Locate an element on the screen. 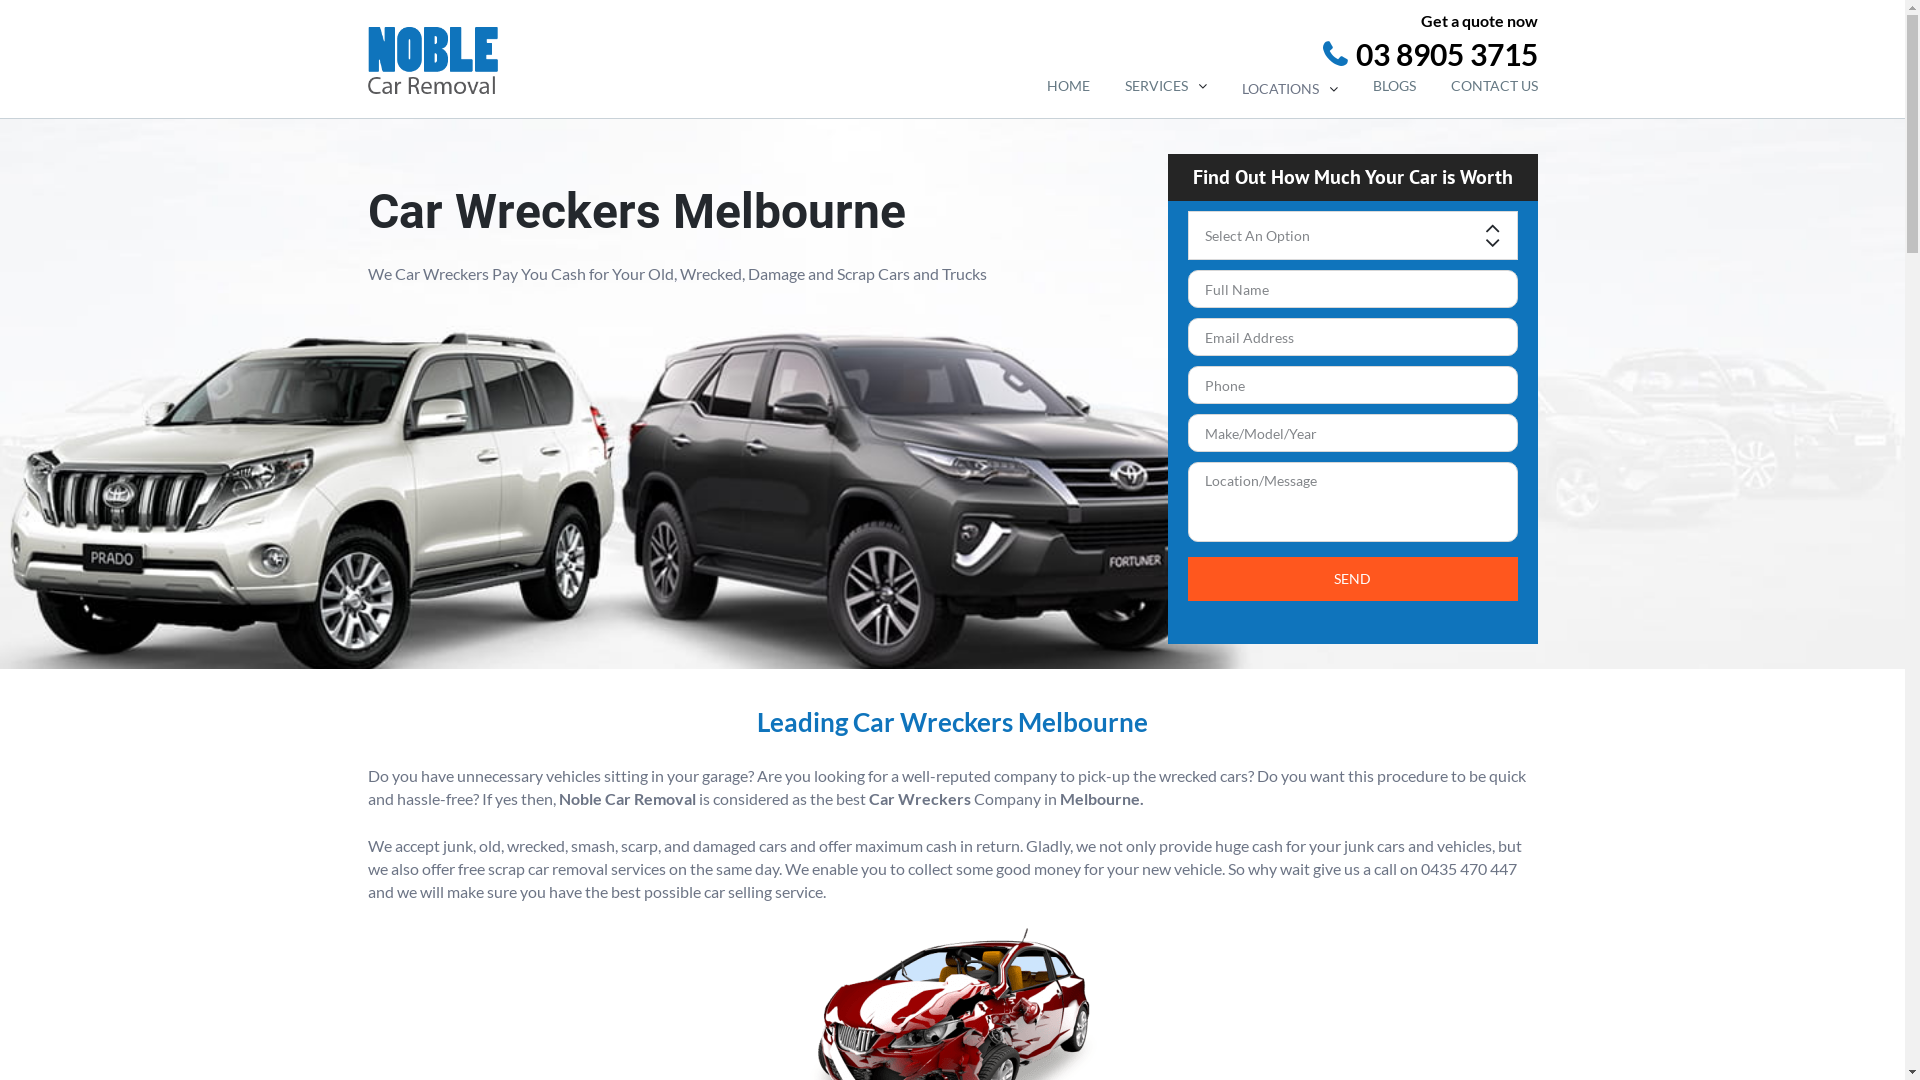 The height and width of the screenshot is (1080, 1920). 'CONTACT US' is located at coordinates (1449, 84).